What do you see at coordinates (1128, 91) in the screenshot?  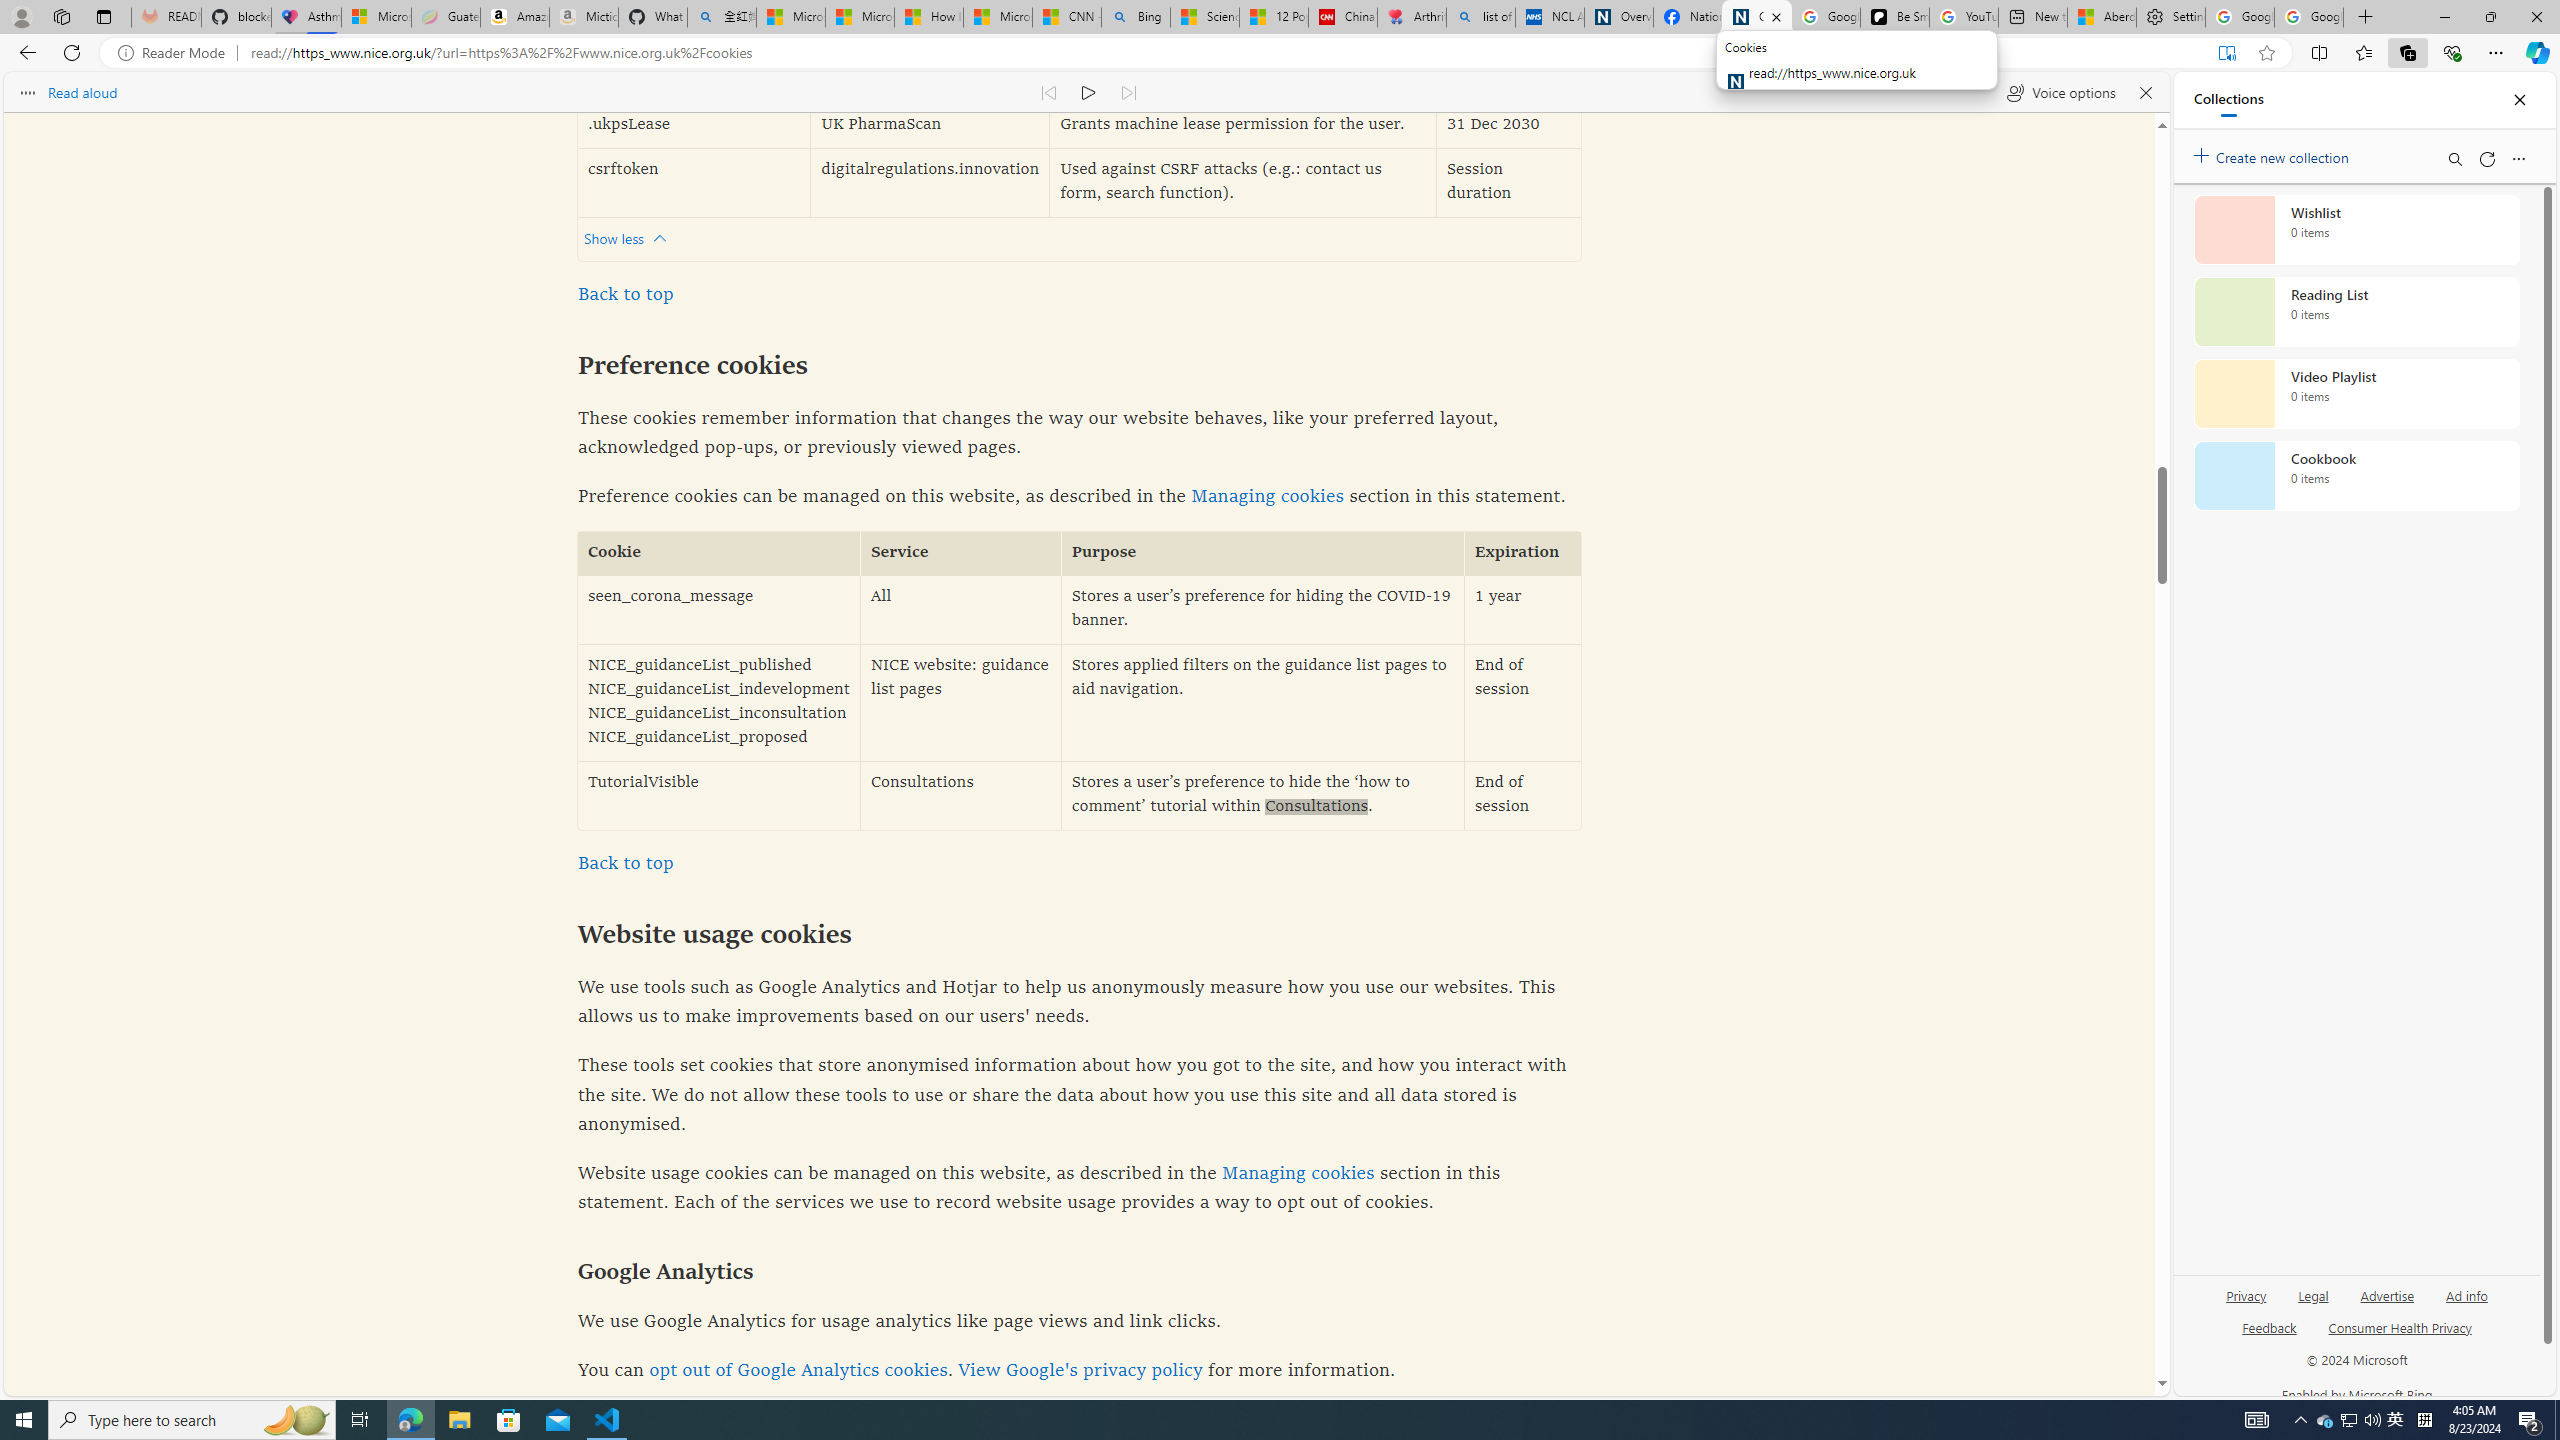 I see `'Read next paragraph'` at bounding box center [1128, 91].